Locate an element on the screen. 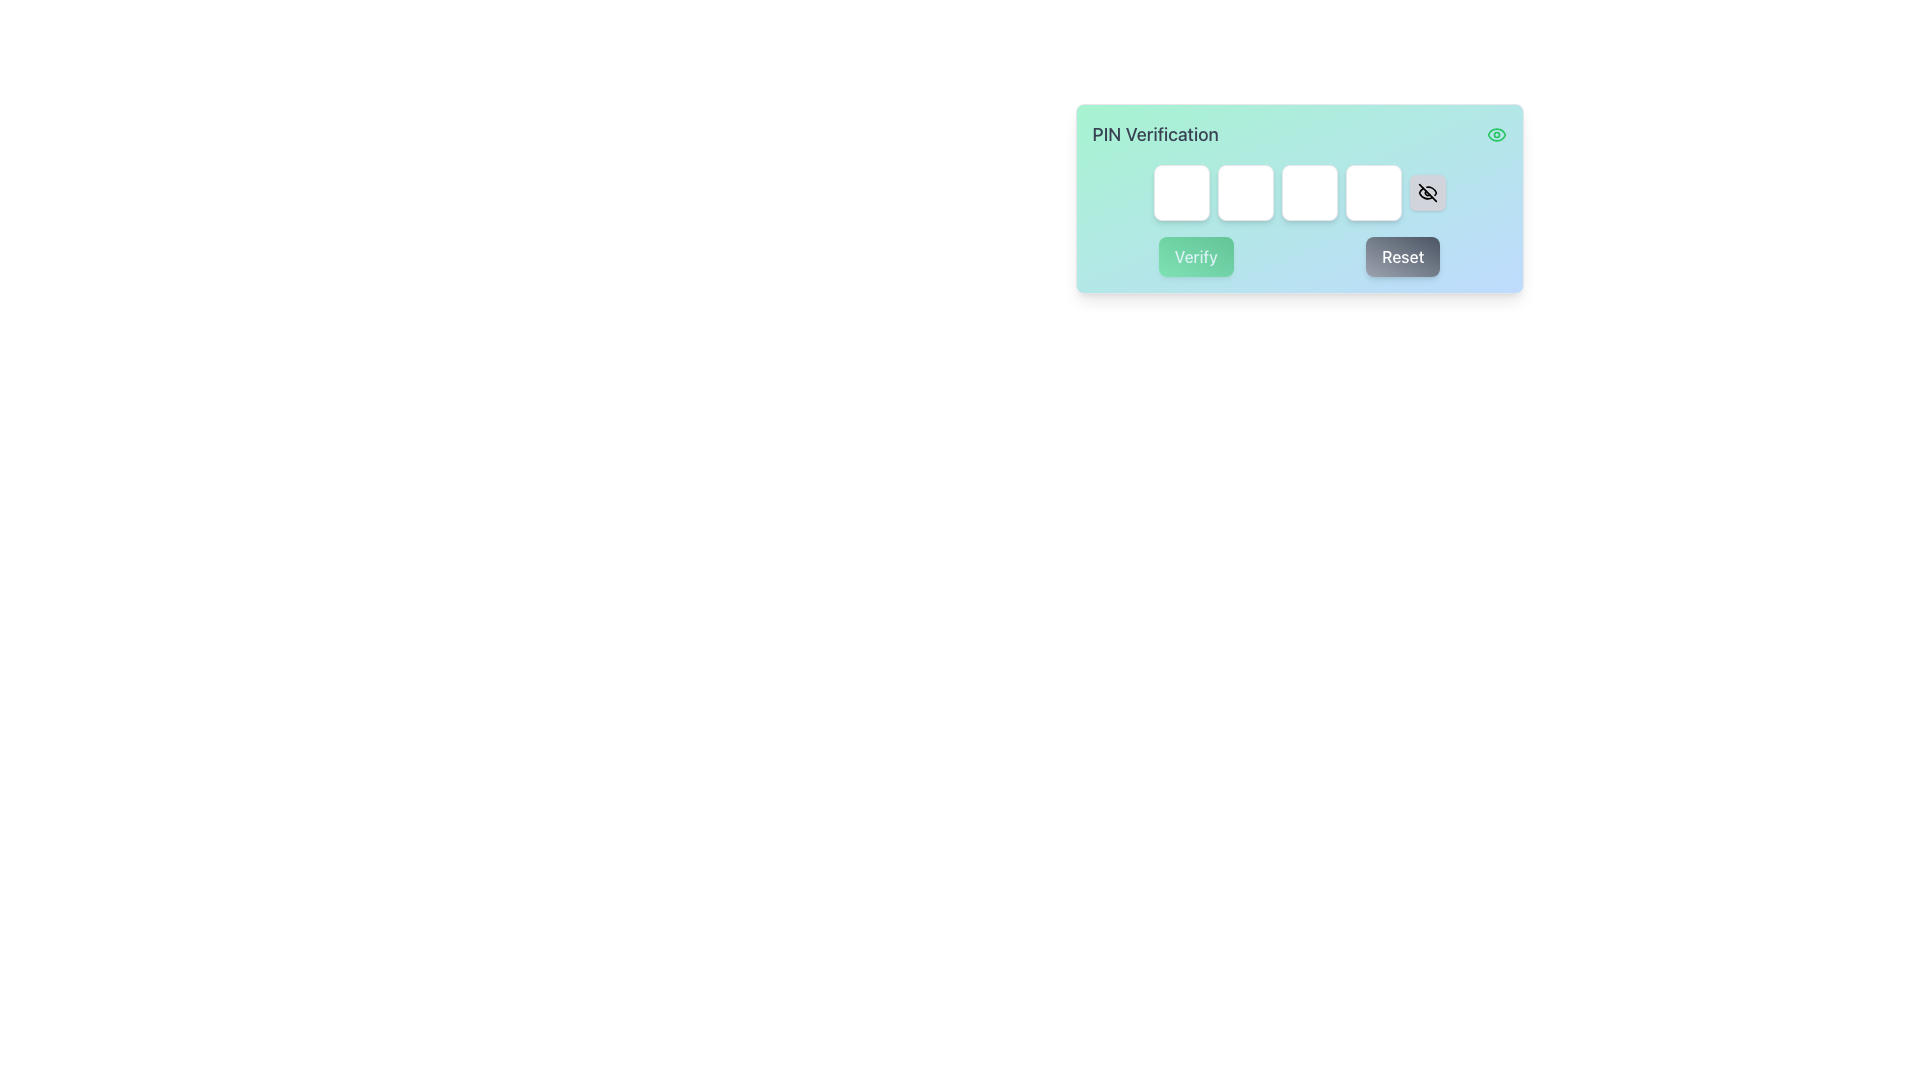 The height and width of the screenshot is (1080, 1920). the reset button located to the right of the 'Verify' button to clear the input fields in the current form is located at coordinates (1402, 256).